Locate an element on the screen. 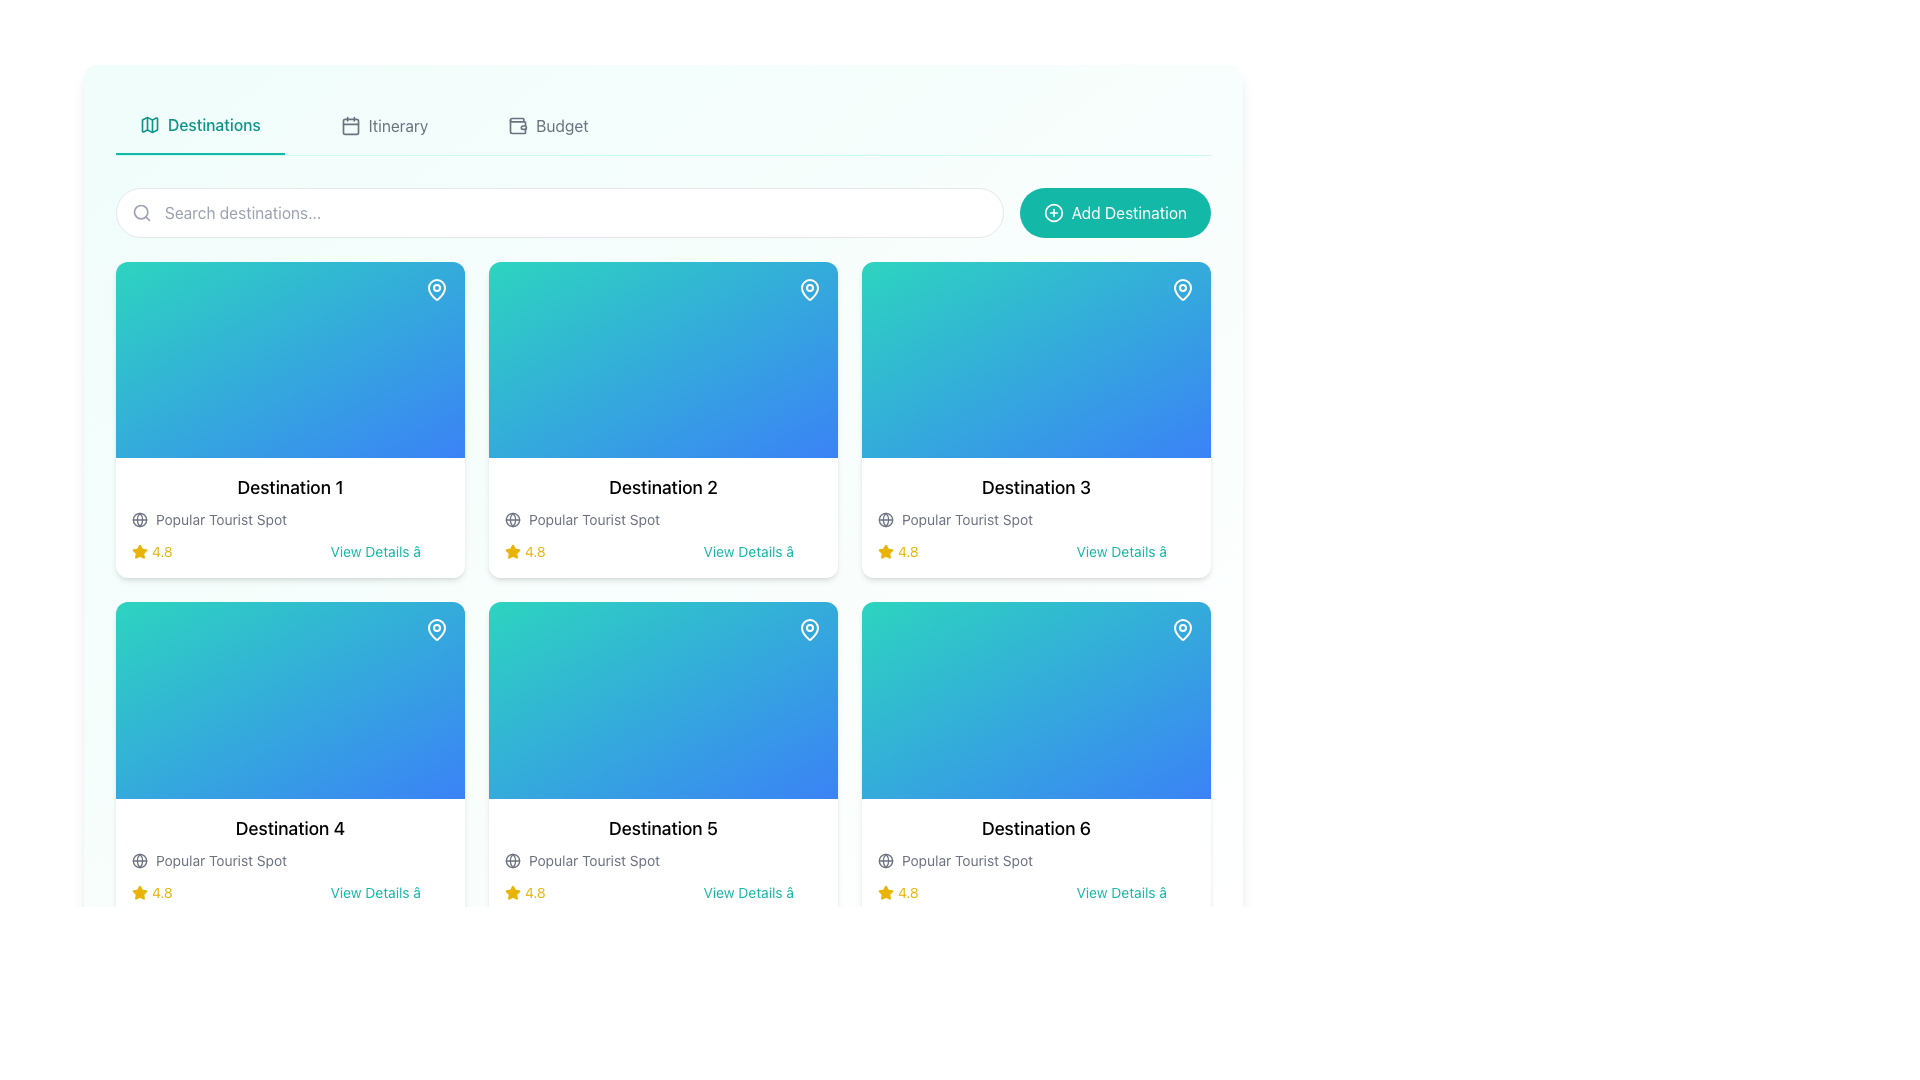 Image resolution: width=1920 pixels, height=1080 pixels. the text label displaying 'Popular Tourist Spot' in gray color, which is located under the card labeled 'Destination 6' in the second row, third column of the grid is located at coordinates (967, 859).